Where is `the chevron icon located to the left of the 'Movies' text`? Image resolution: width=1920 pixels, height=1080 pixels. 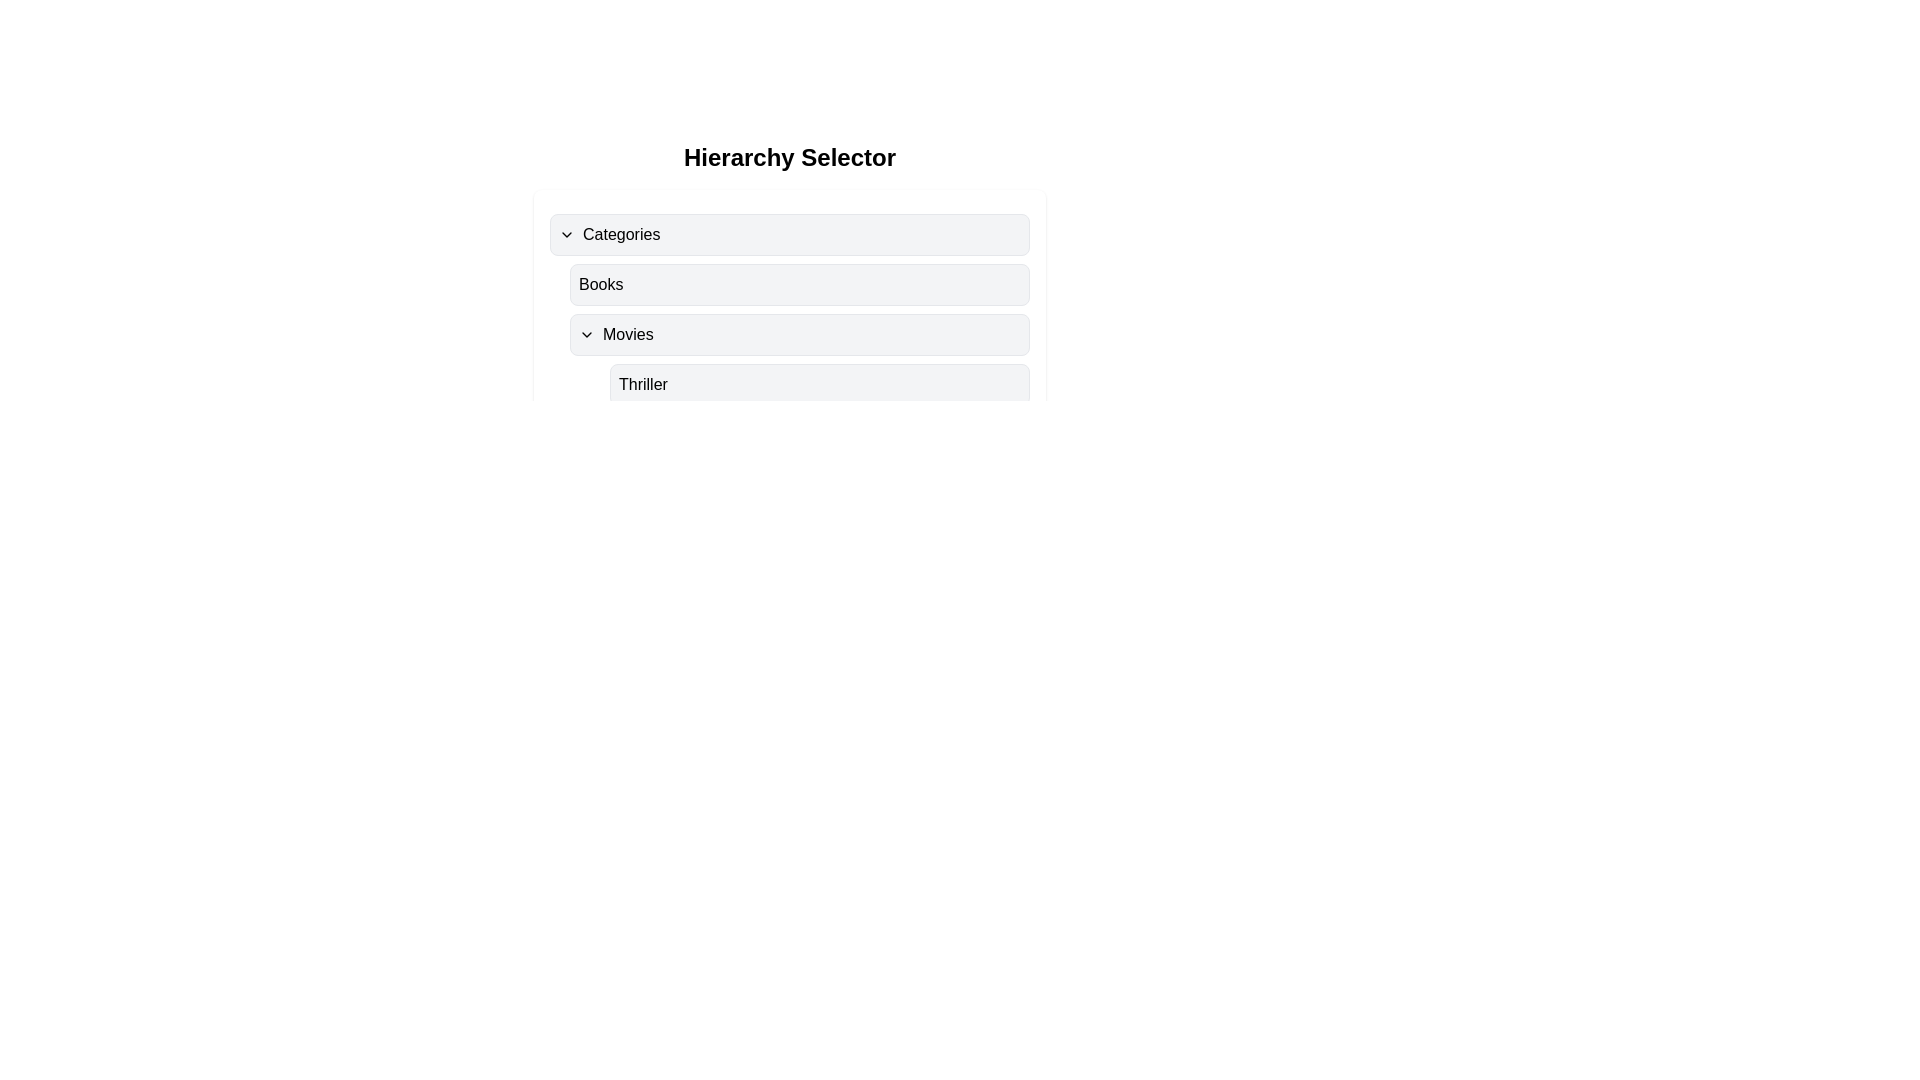 the chevron icon located to the left of the 'Movies' text is located at coordinates (585, 334).